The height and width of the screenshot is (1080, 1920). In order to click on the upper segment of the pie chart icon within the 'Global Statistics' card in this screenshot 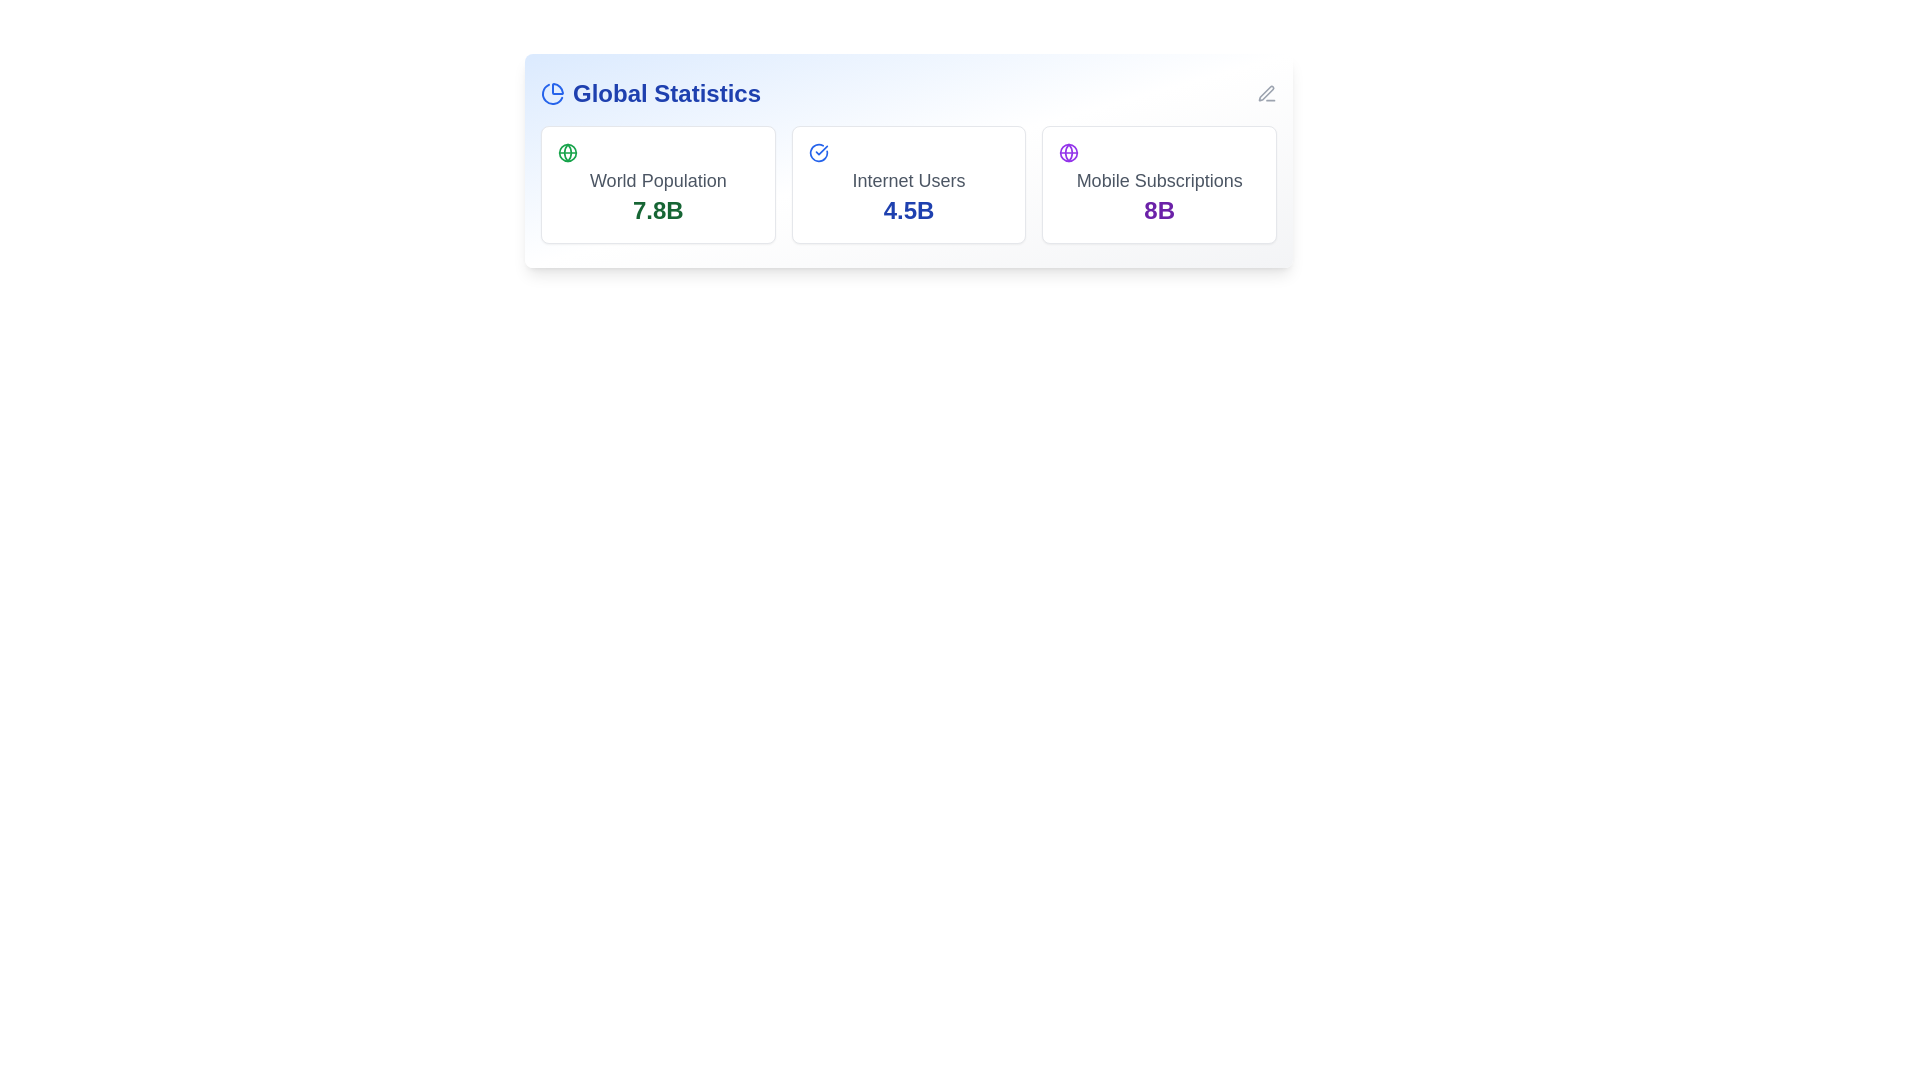, I will do `click(557, 87)`.